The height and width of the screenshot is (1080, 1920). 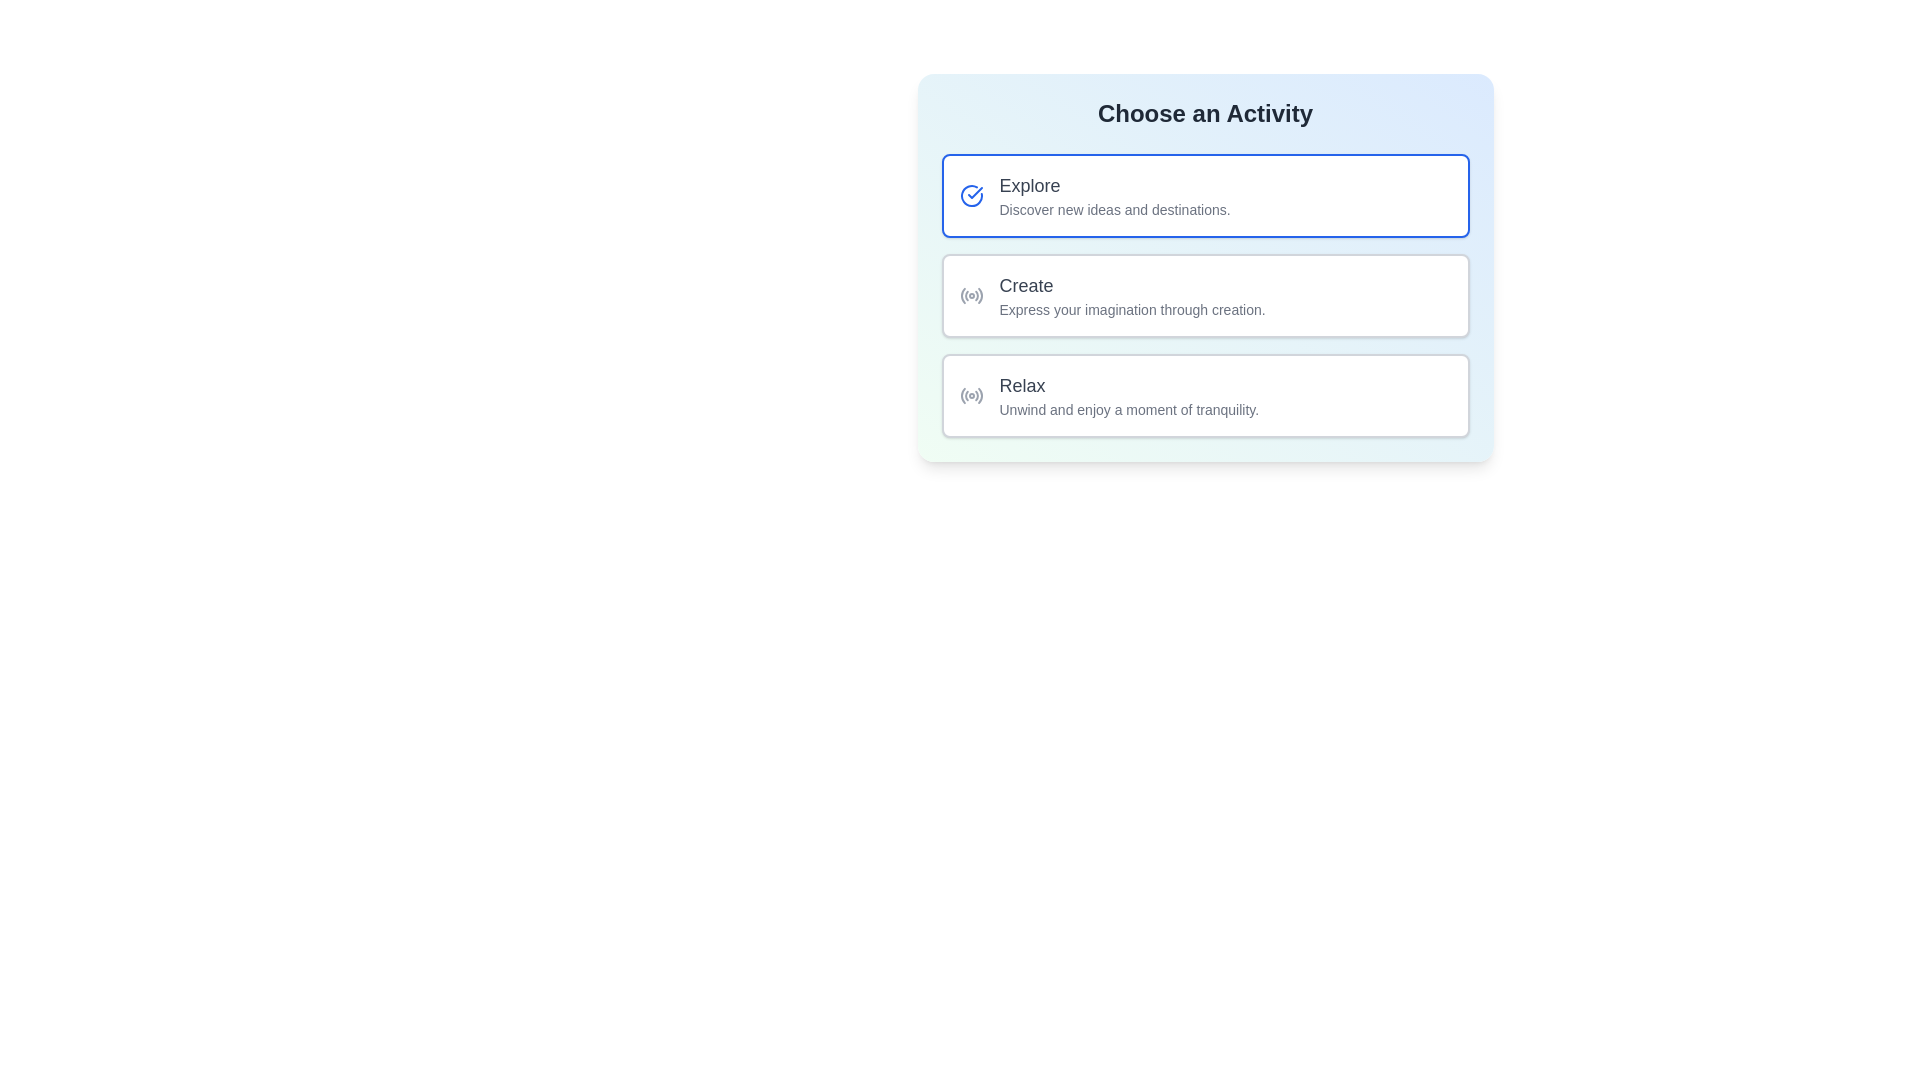 What do you see at coordinates (1204, 296) in the screenshot?
I see `the 'Create' button-like card, which is the second card in a vertical stack with a white background and gray border, featuring the title 'Create' and a description below it` at bounding box center [1204, 296].